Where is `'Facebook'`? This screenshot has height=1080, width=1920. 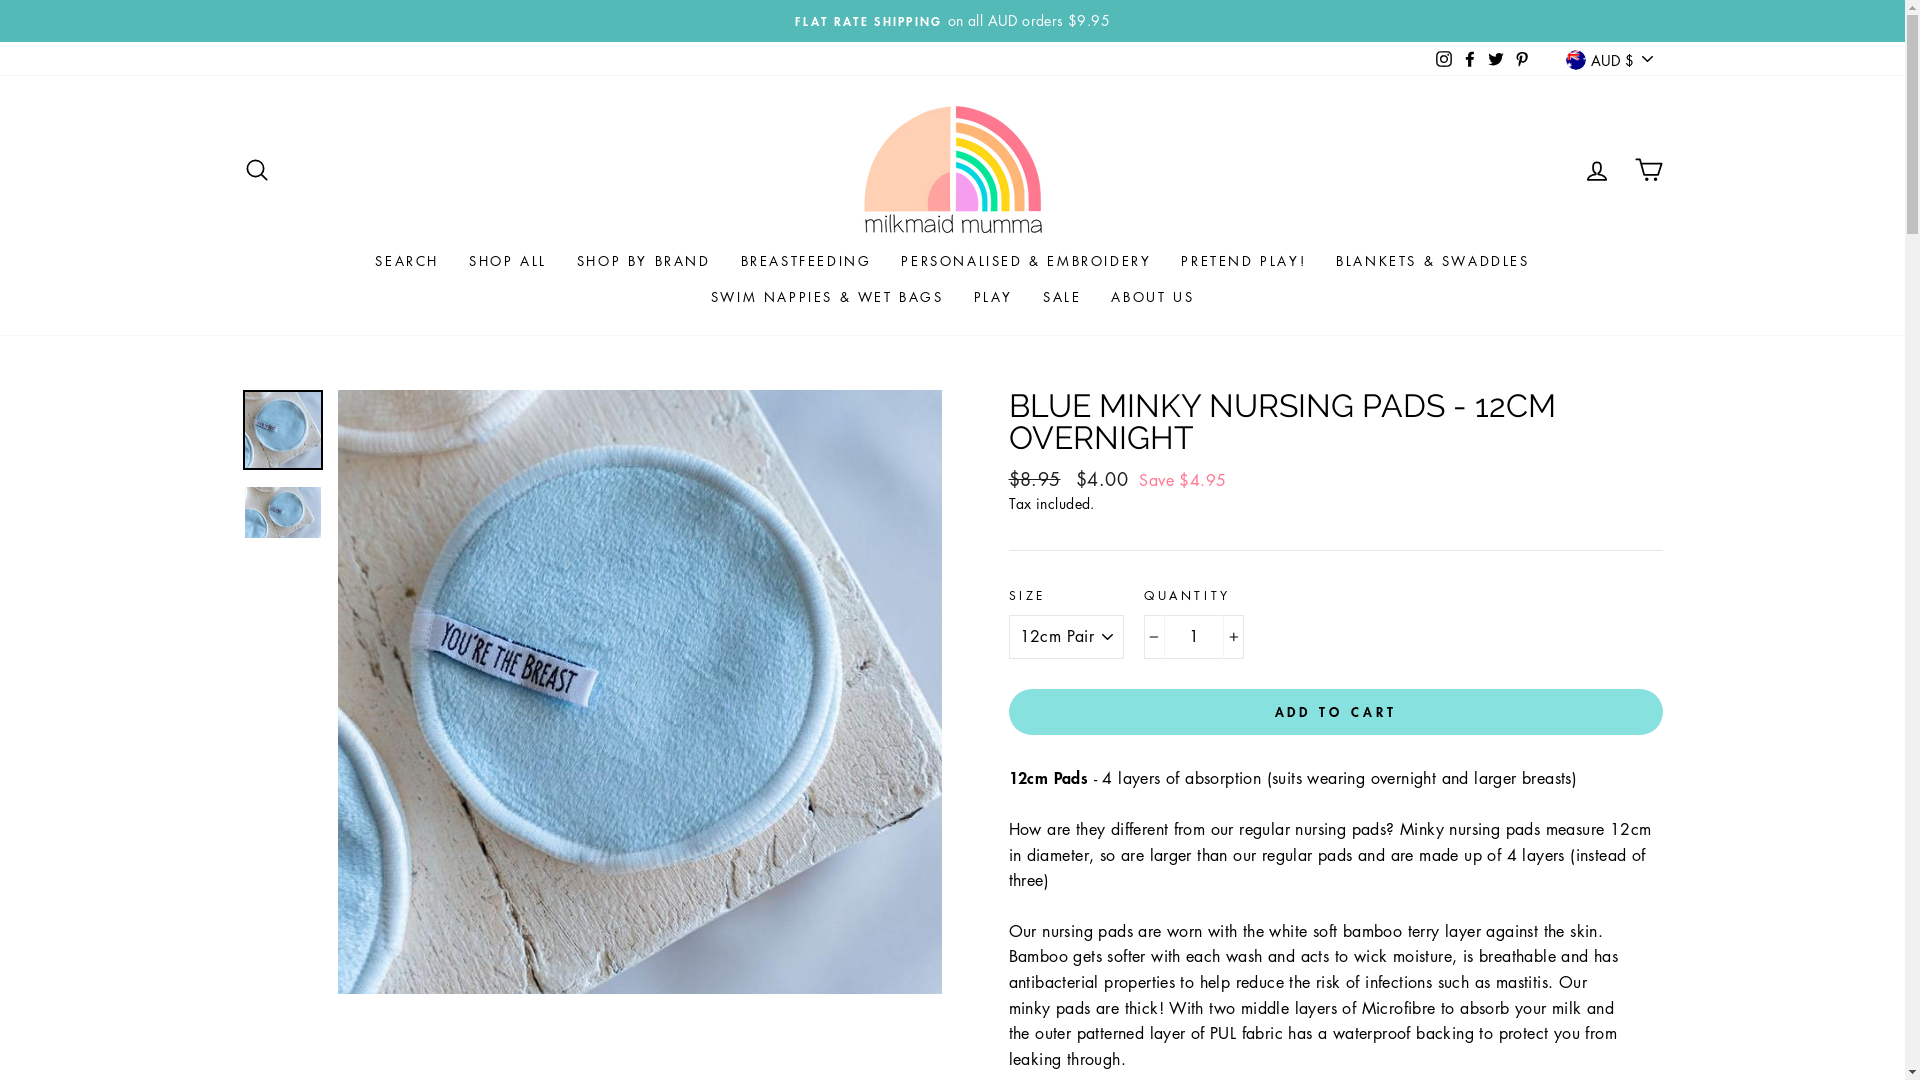
'Facebook' is located at coordinates (1469, 57).